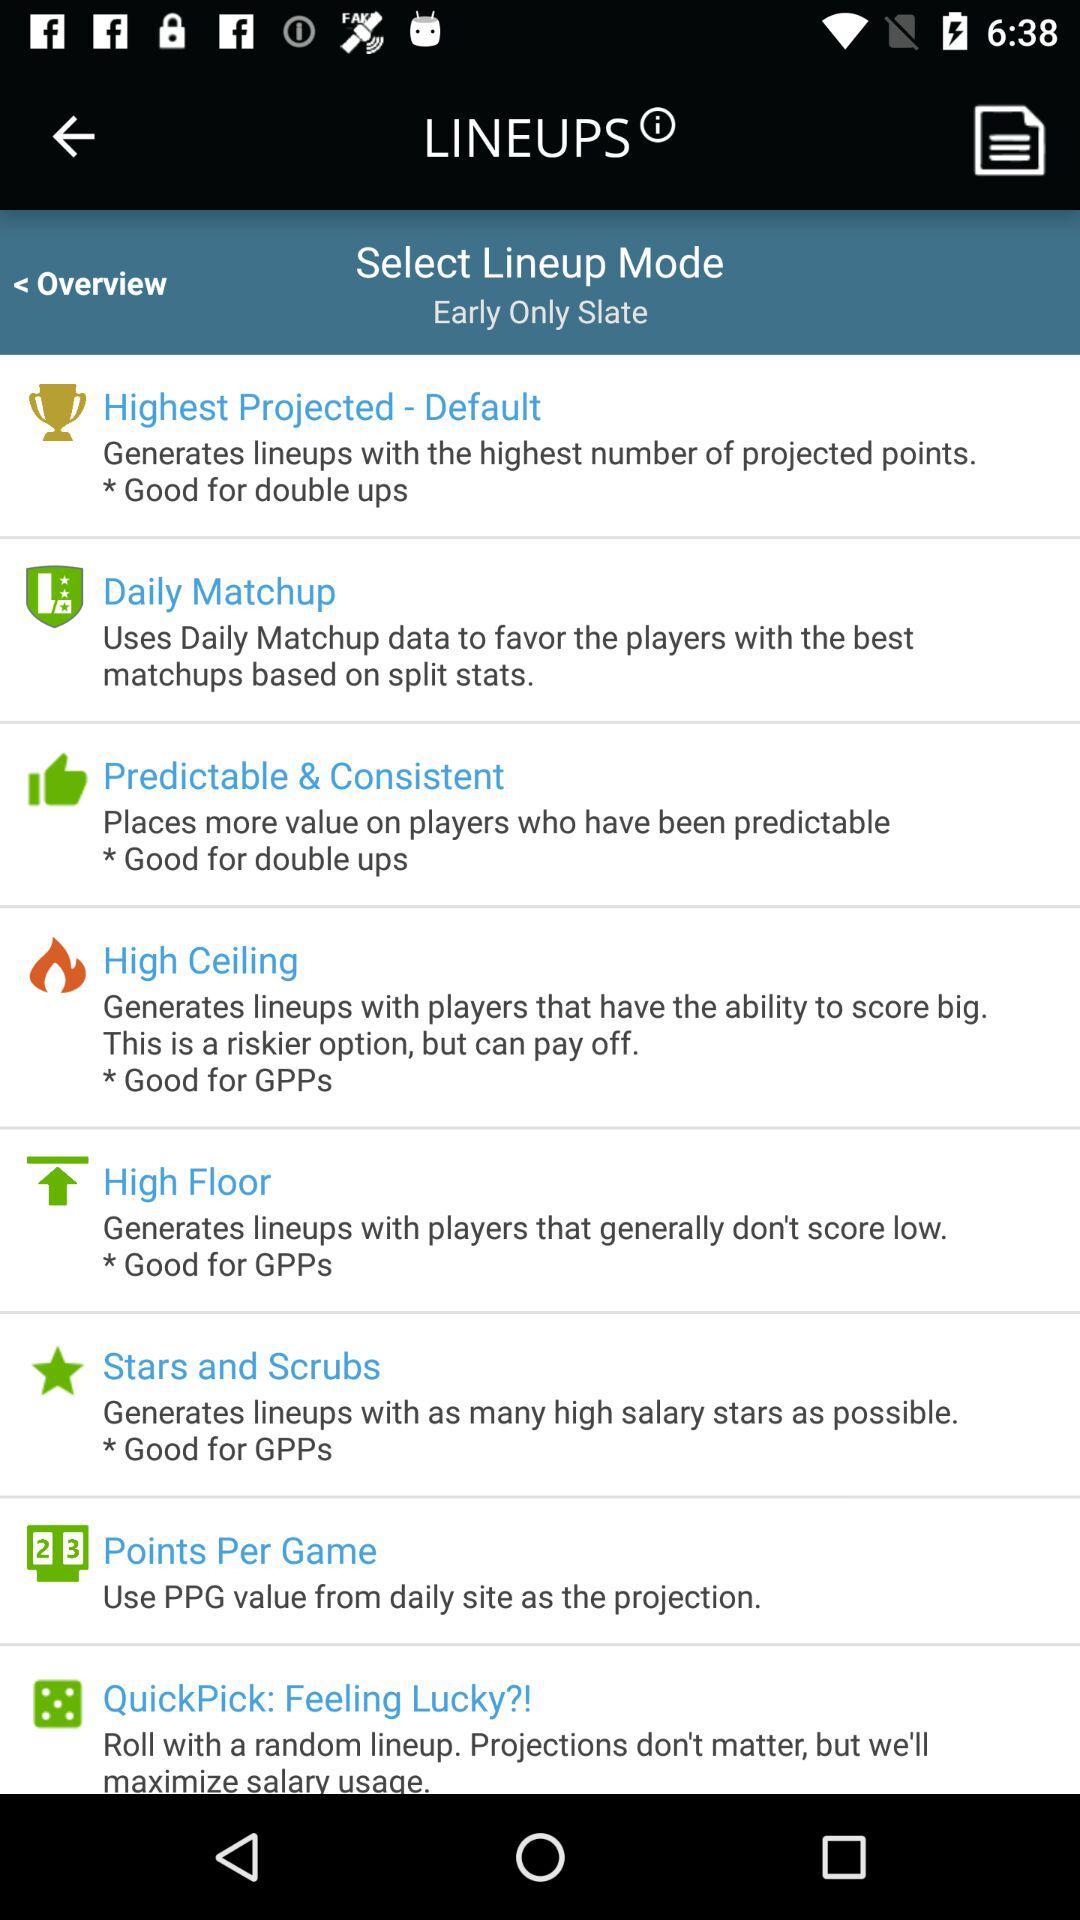  Describe the element at coordinates (108, 281) in the screenshot. I see `item to the left of the select lineup mode icon` at that location.